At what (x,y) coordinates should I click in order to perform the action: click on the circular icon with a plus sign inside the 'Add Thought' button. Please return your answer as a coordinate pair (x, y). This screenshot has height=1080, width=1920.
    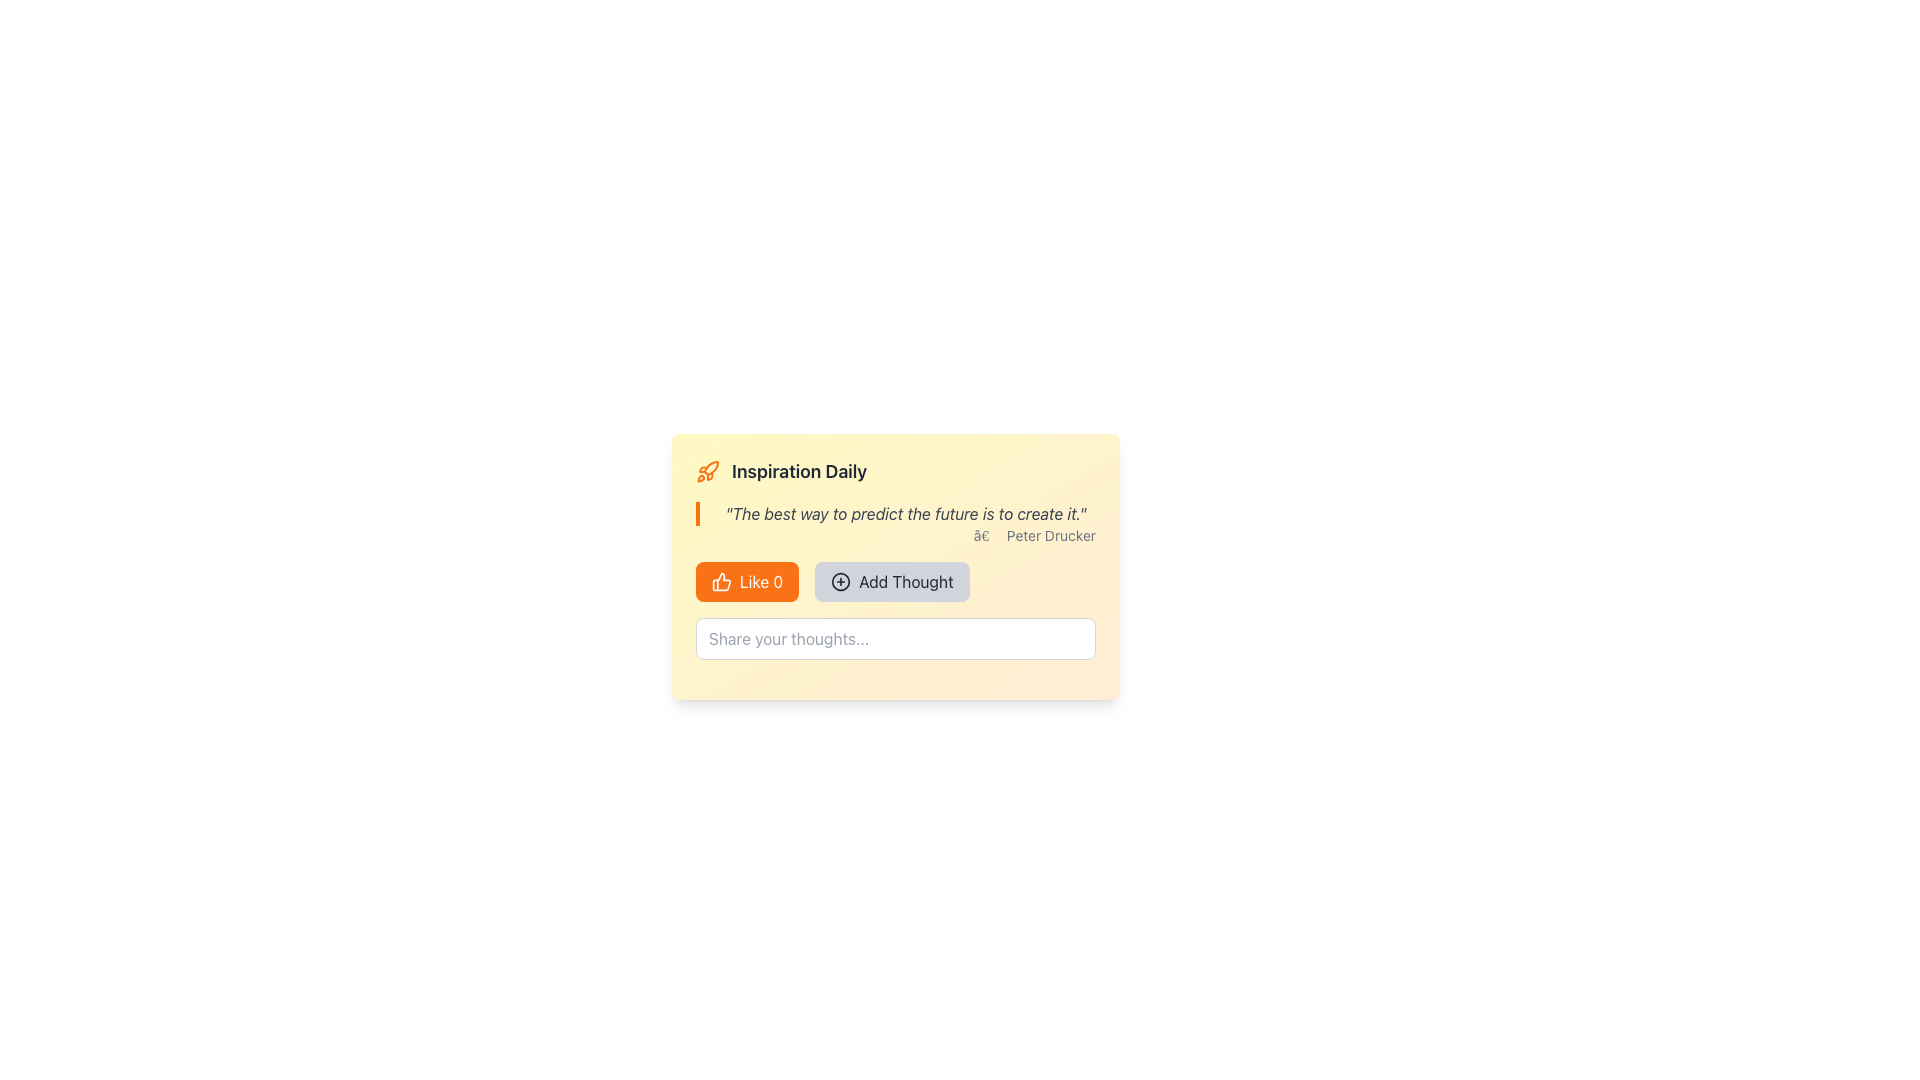
    Looking at the image, I should click on (841, 582).